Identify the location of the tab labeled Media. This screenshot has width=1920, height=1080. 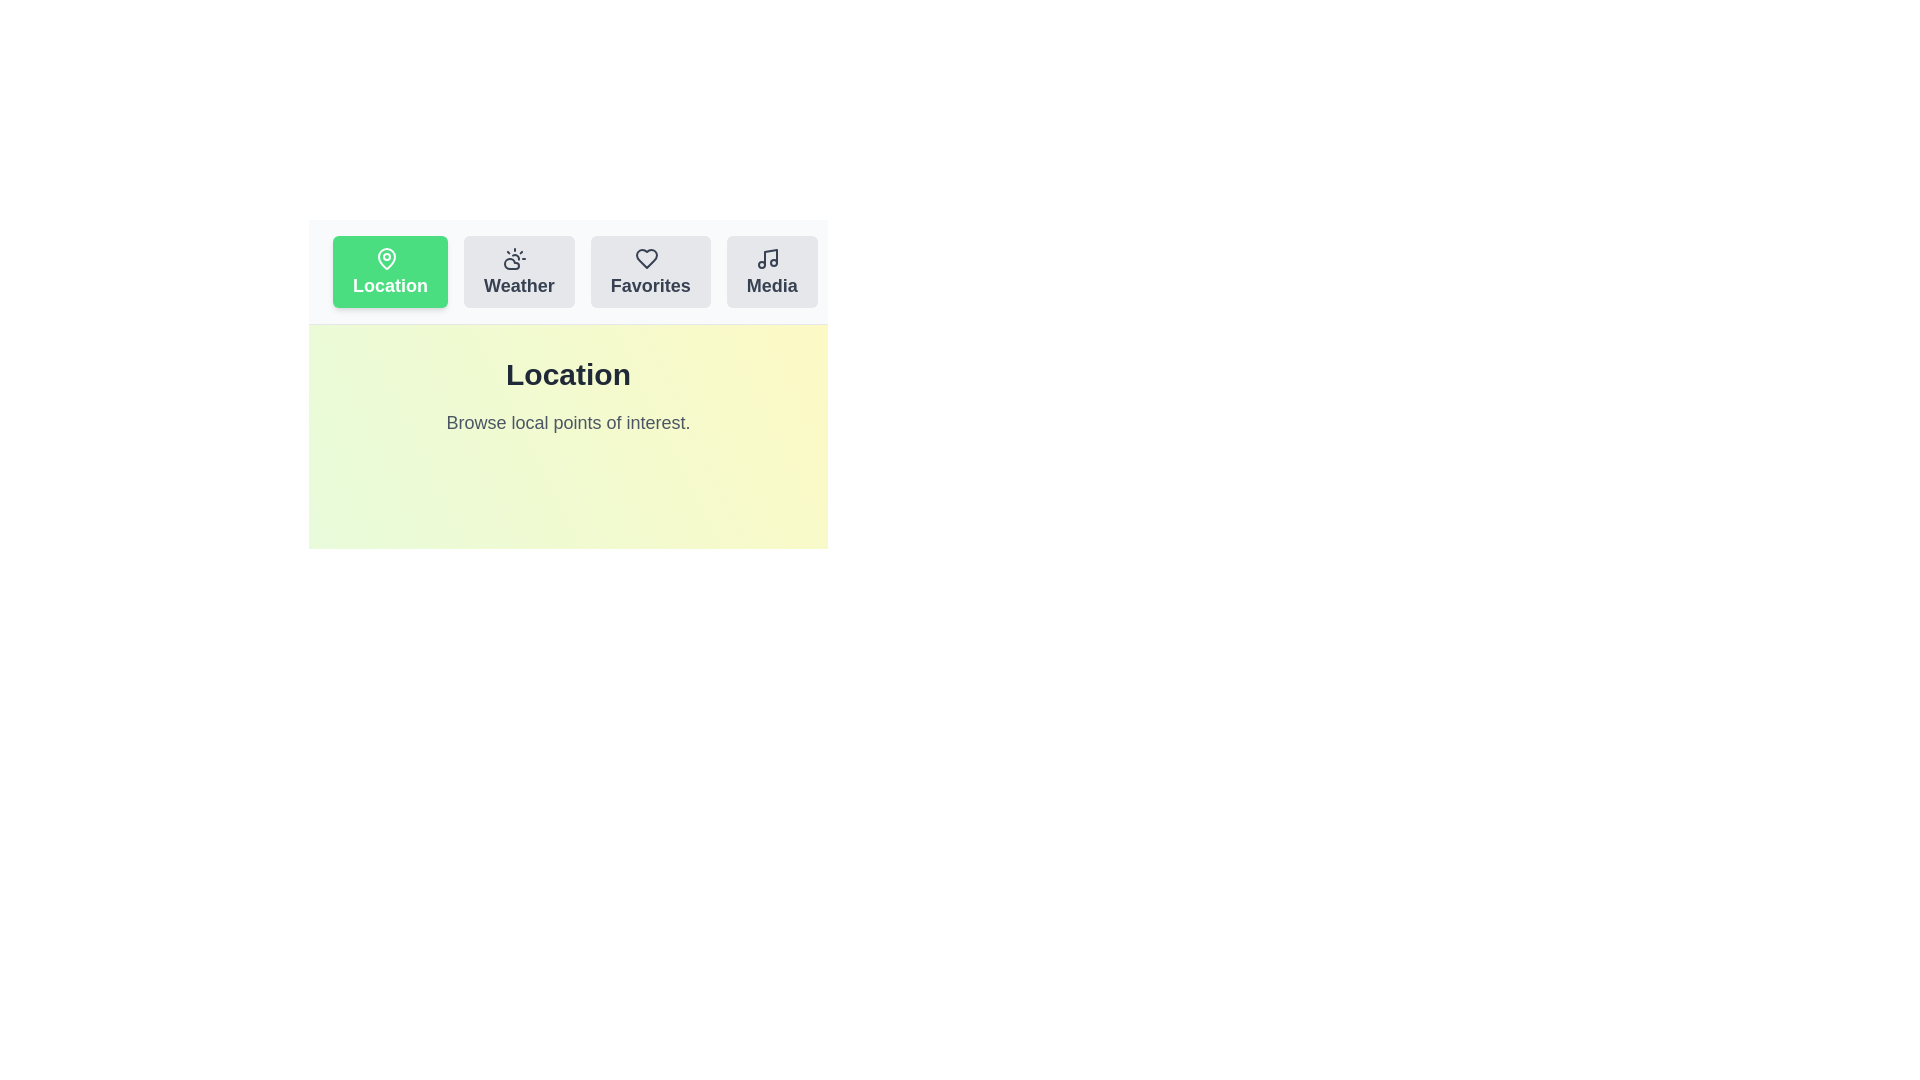
(771, 272).